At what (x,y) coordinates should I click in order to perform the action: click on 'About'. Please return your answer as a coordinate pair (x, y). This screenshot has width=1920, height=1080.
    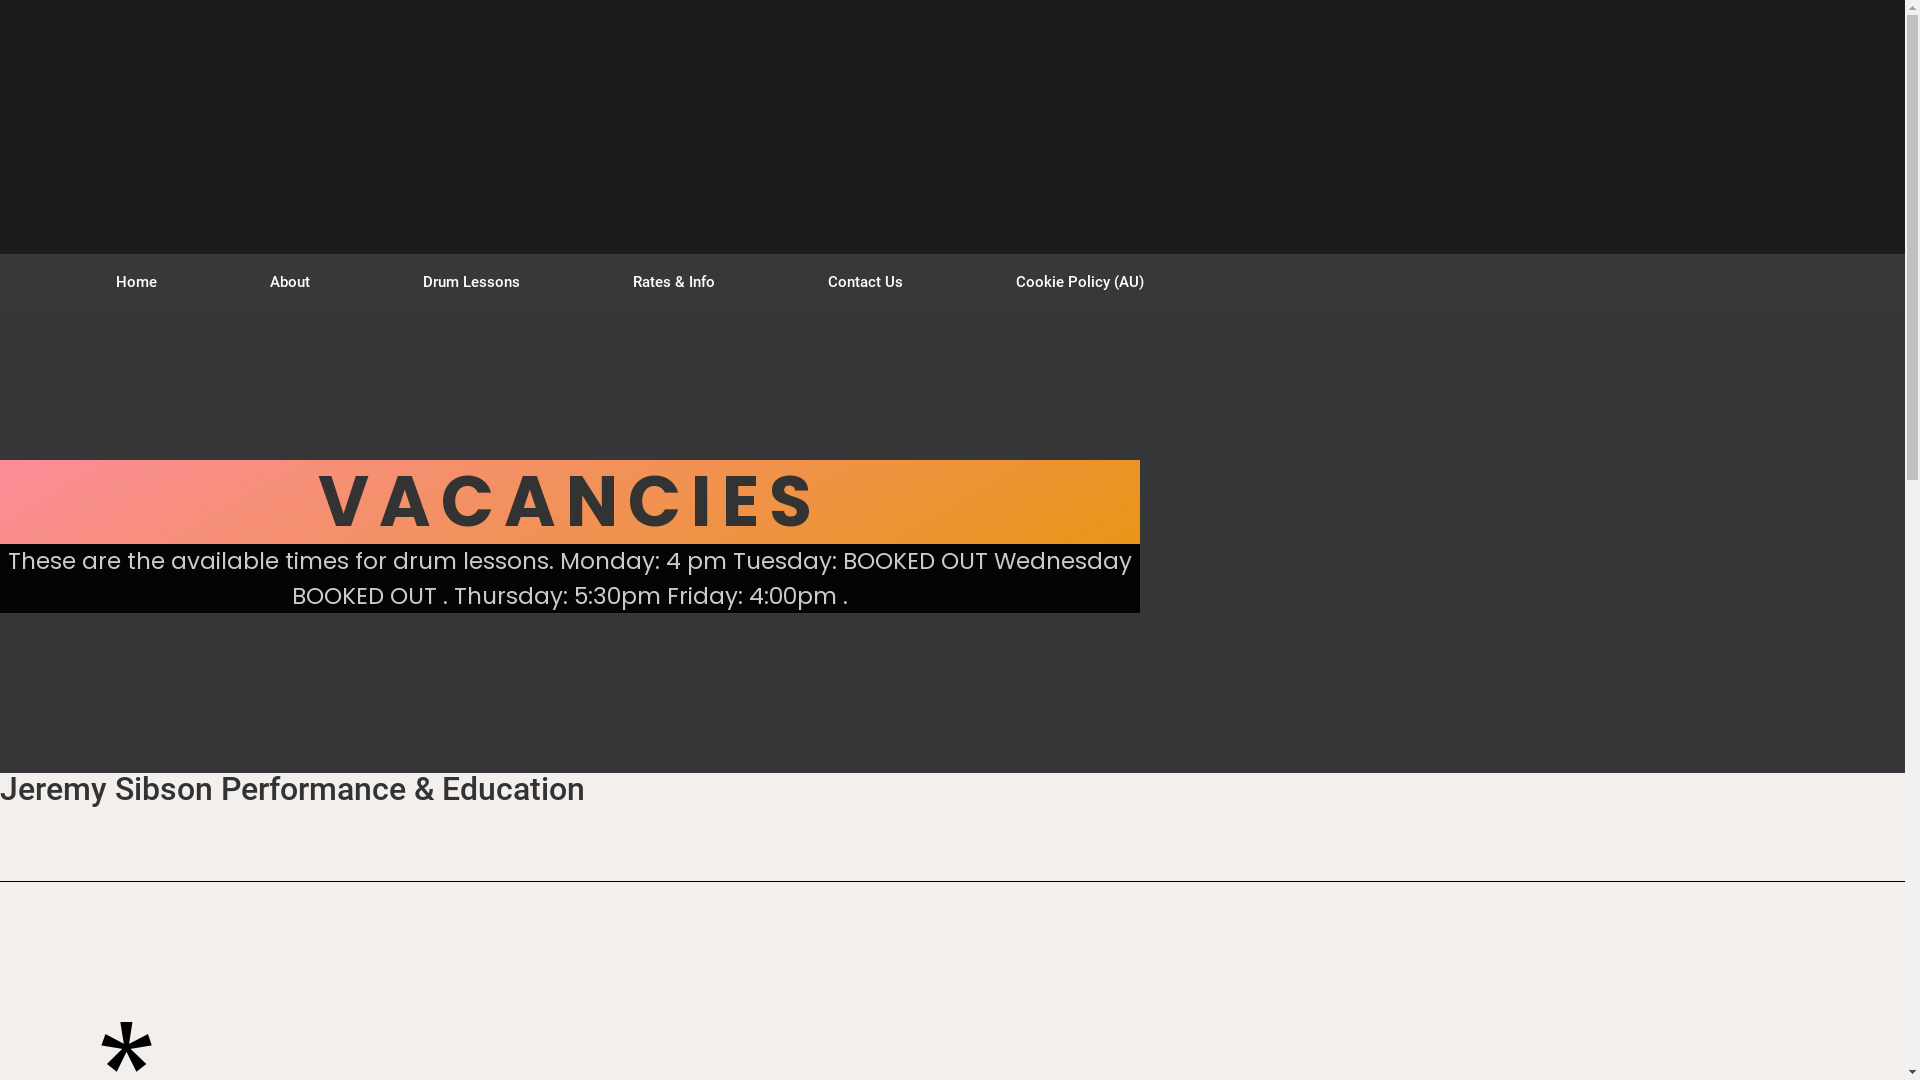
    Looking at the image, I should click on (289, 281).